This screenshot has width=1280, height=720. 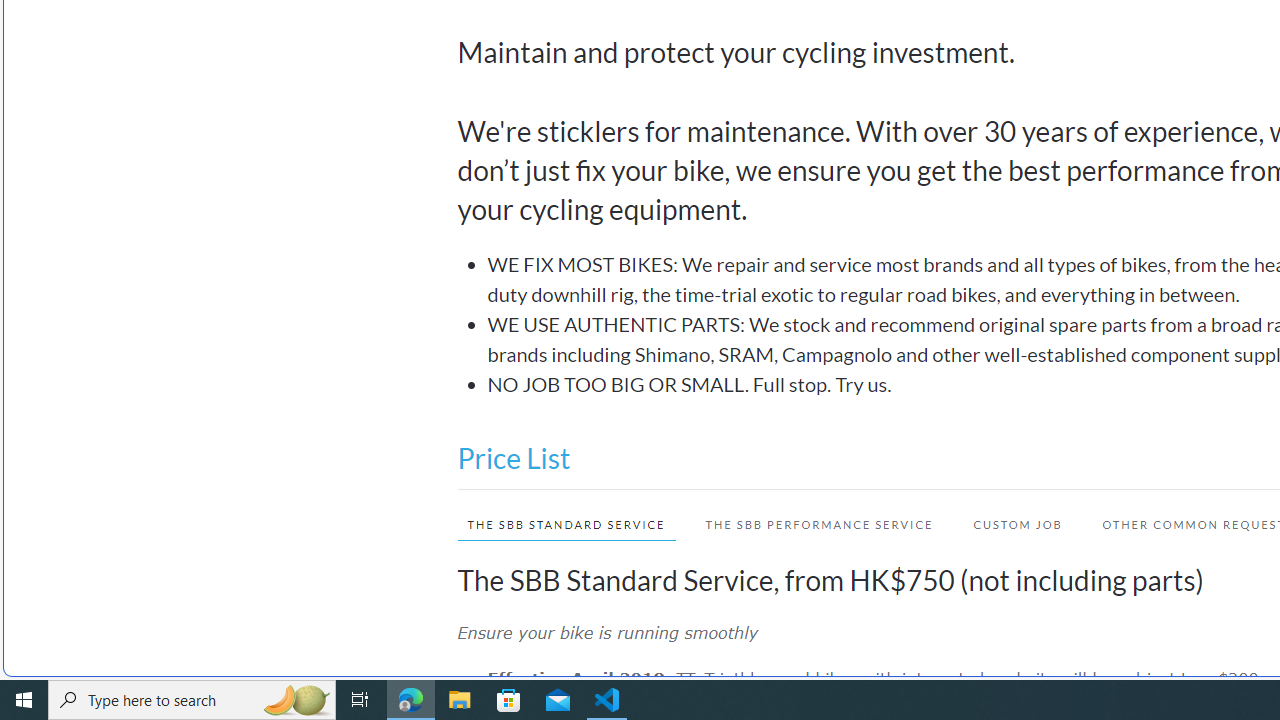 I want to click on 'CUSTOM JOB', so click(x=1008, y=523).